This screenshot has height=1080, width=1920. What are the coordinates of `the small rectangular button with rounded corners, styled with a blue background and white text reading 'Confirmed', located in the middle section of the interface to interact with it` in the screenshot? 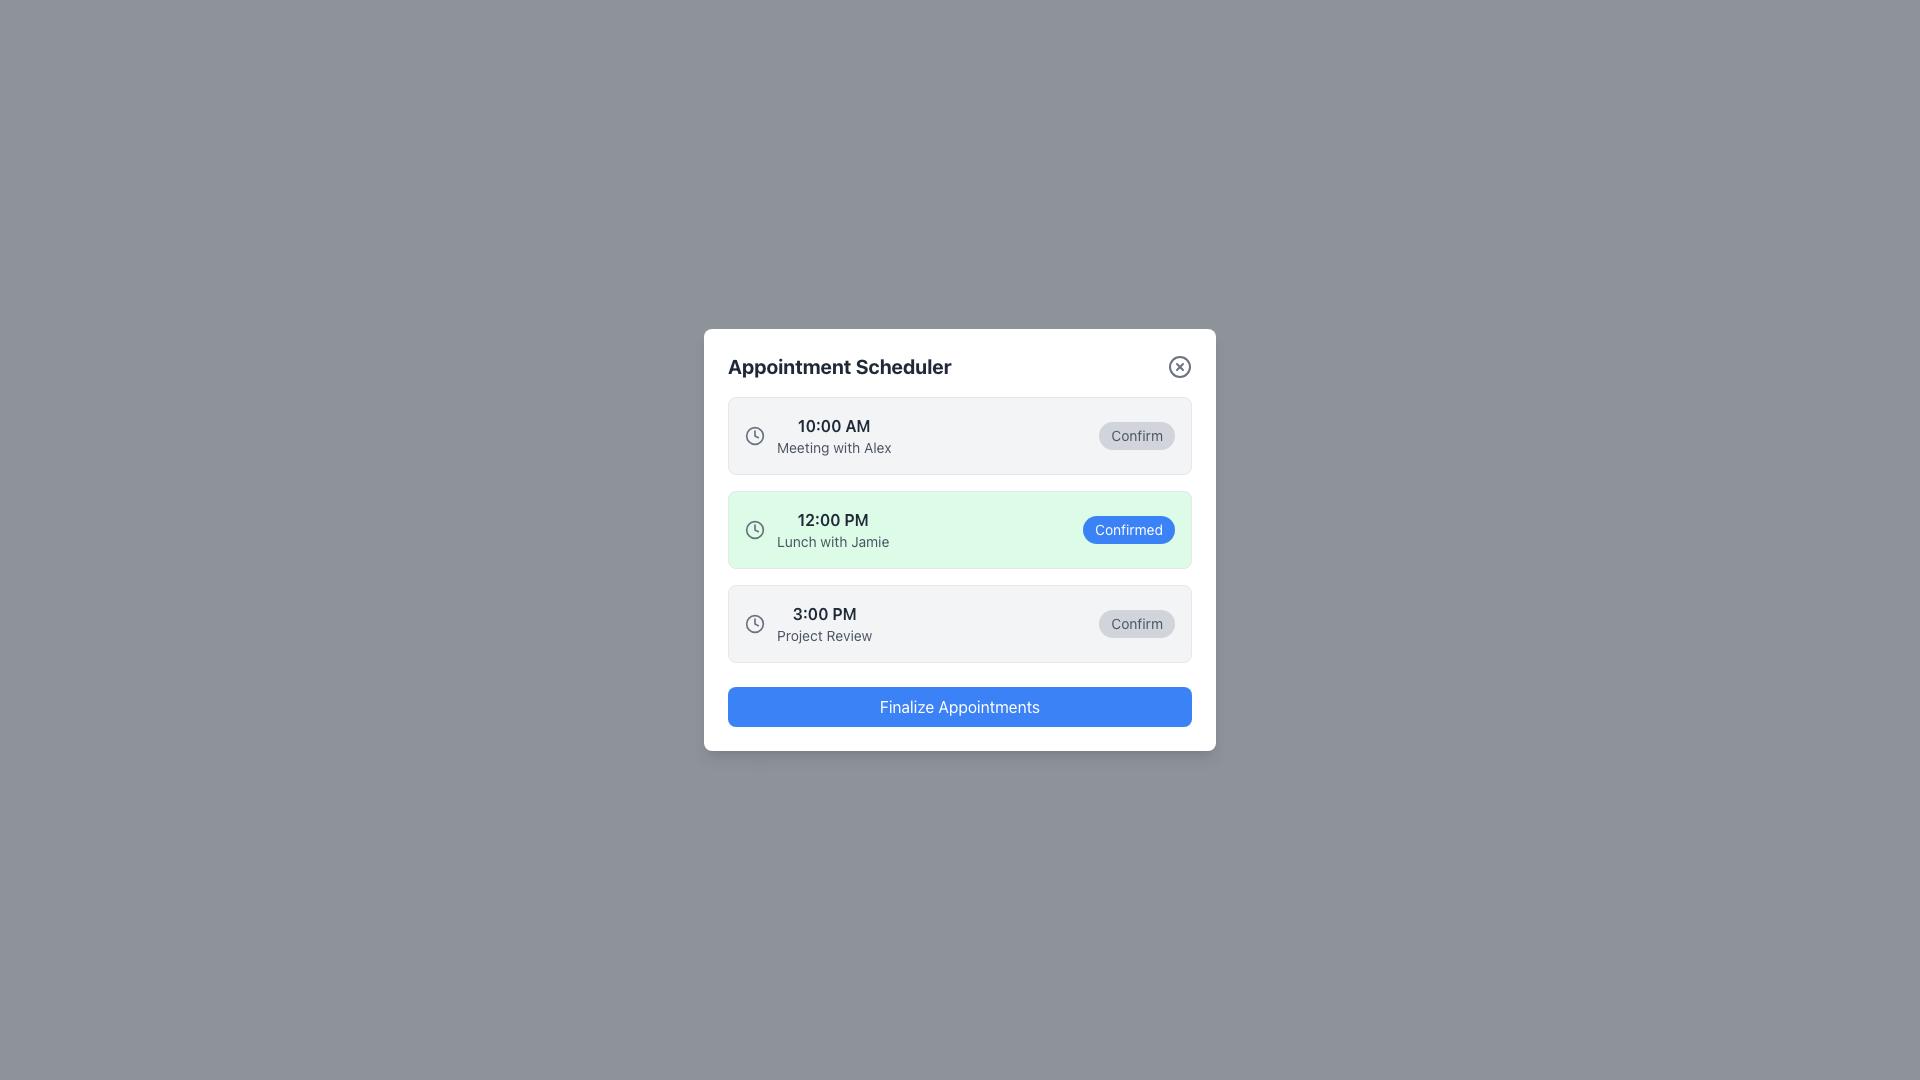 It's located at (1128, 528).